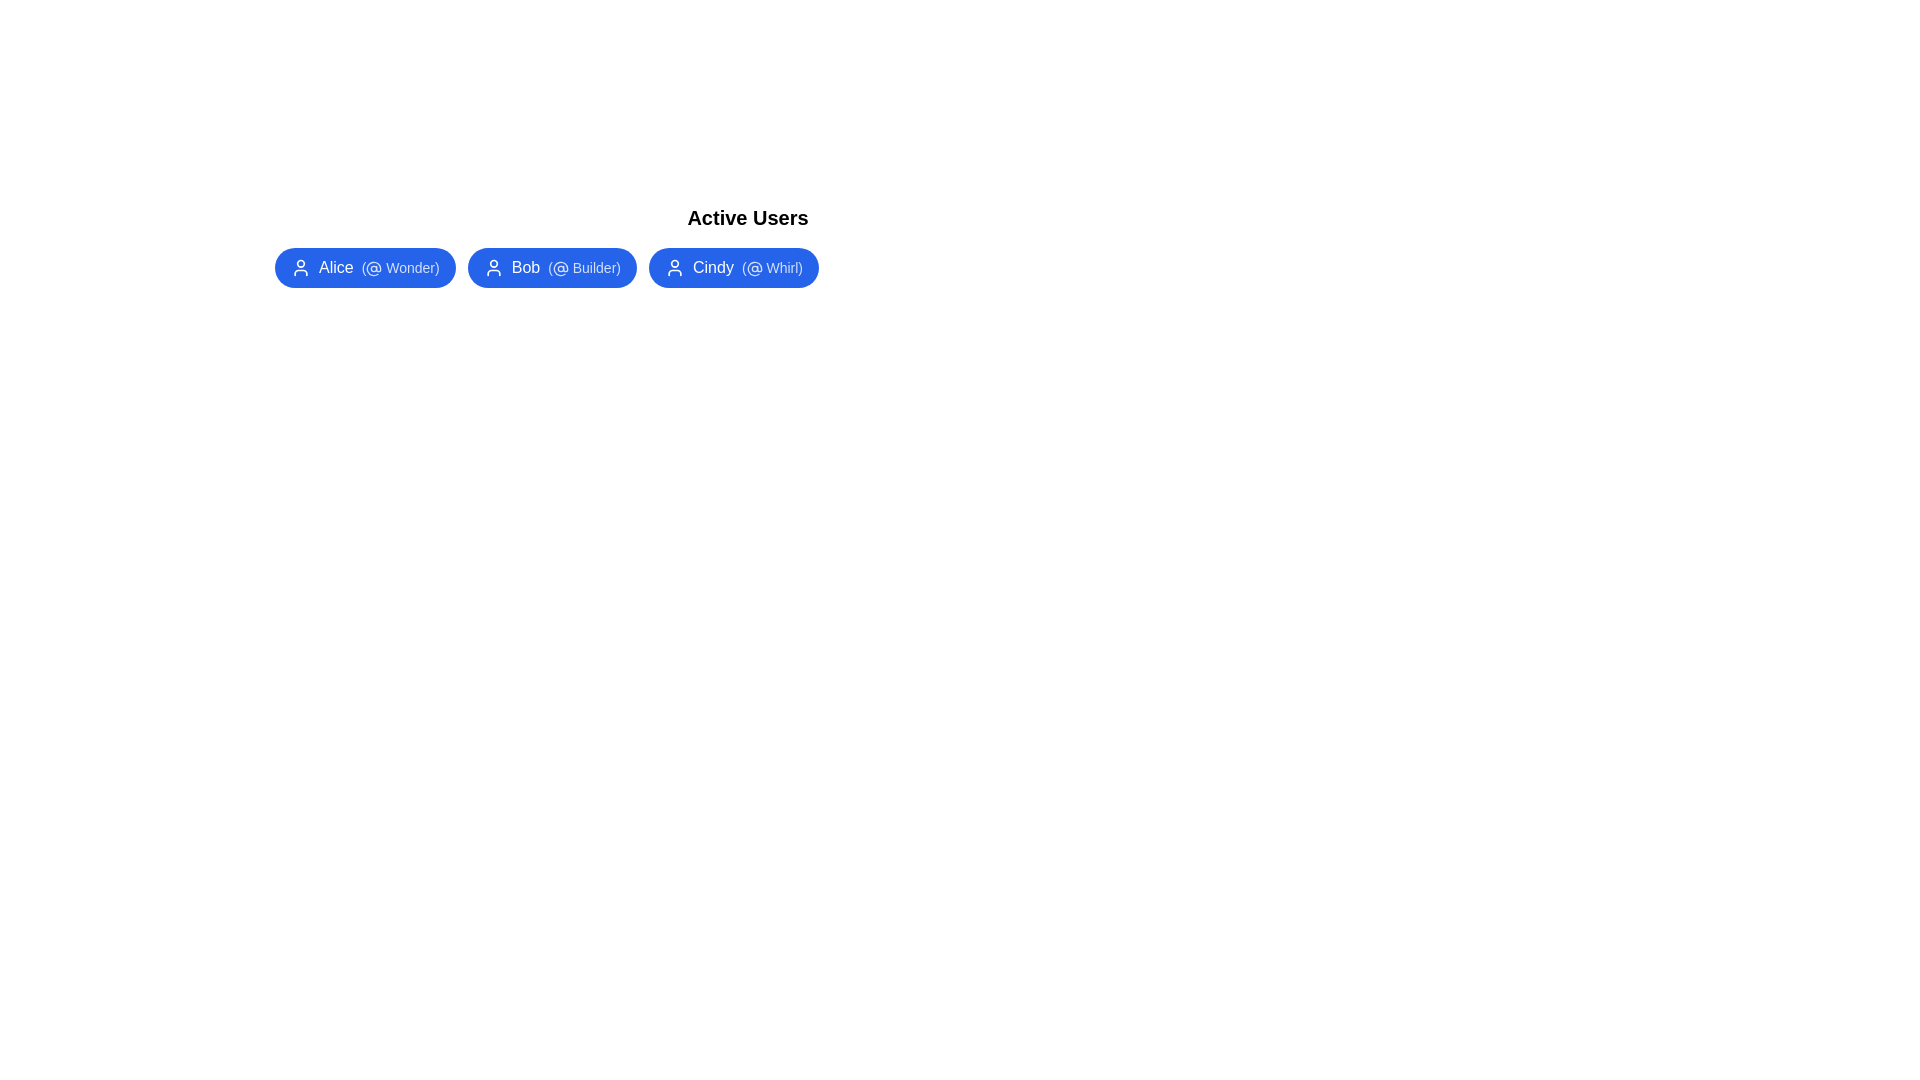  I want to click on the alias Wonder within the user chip, so click(400, 266).